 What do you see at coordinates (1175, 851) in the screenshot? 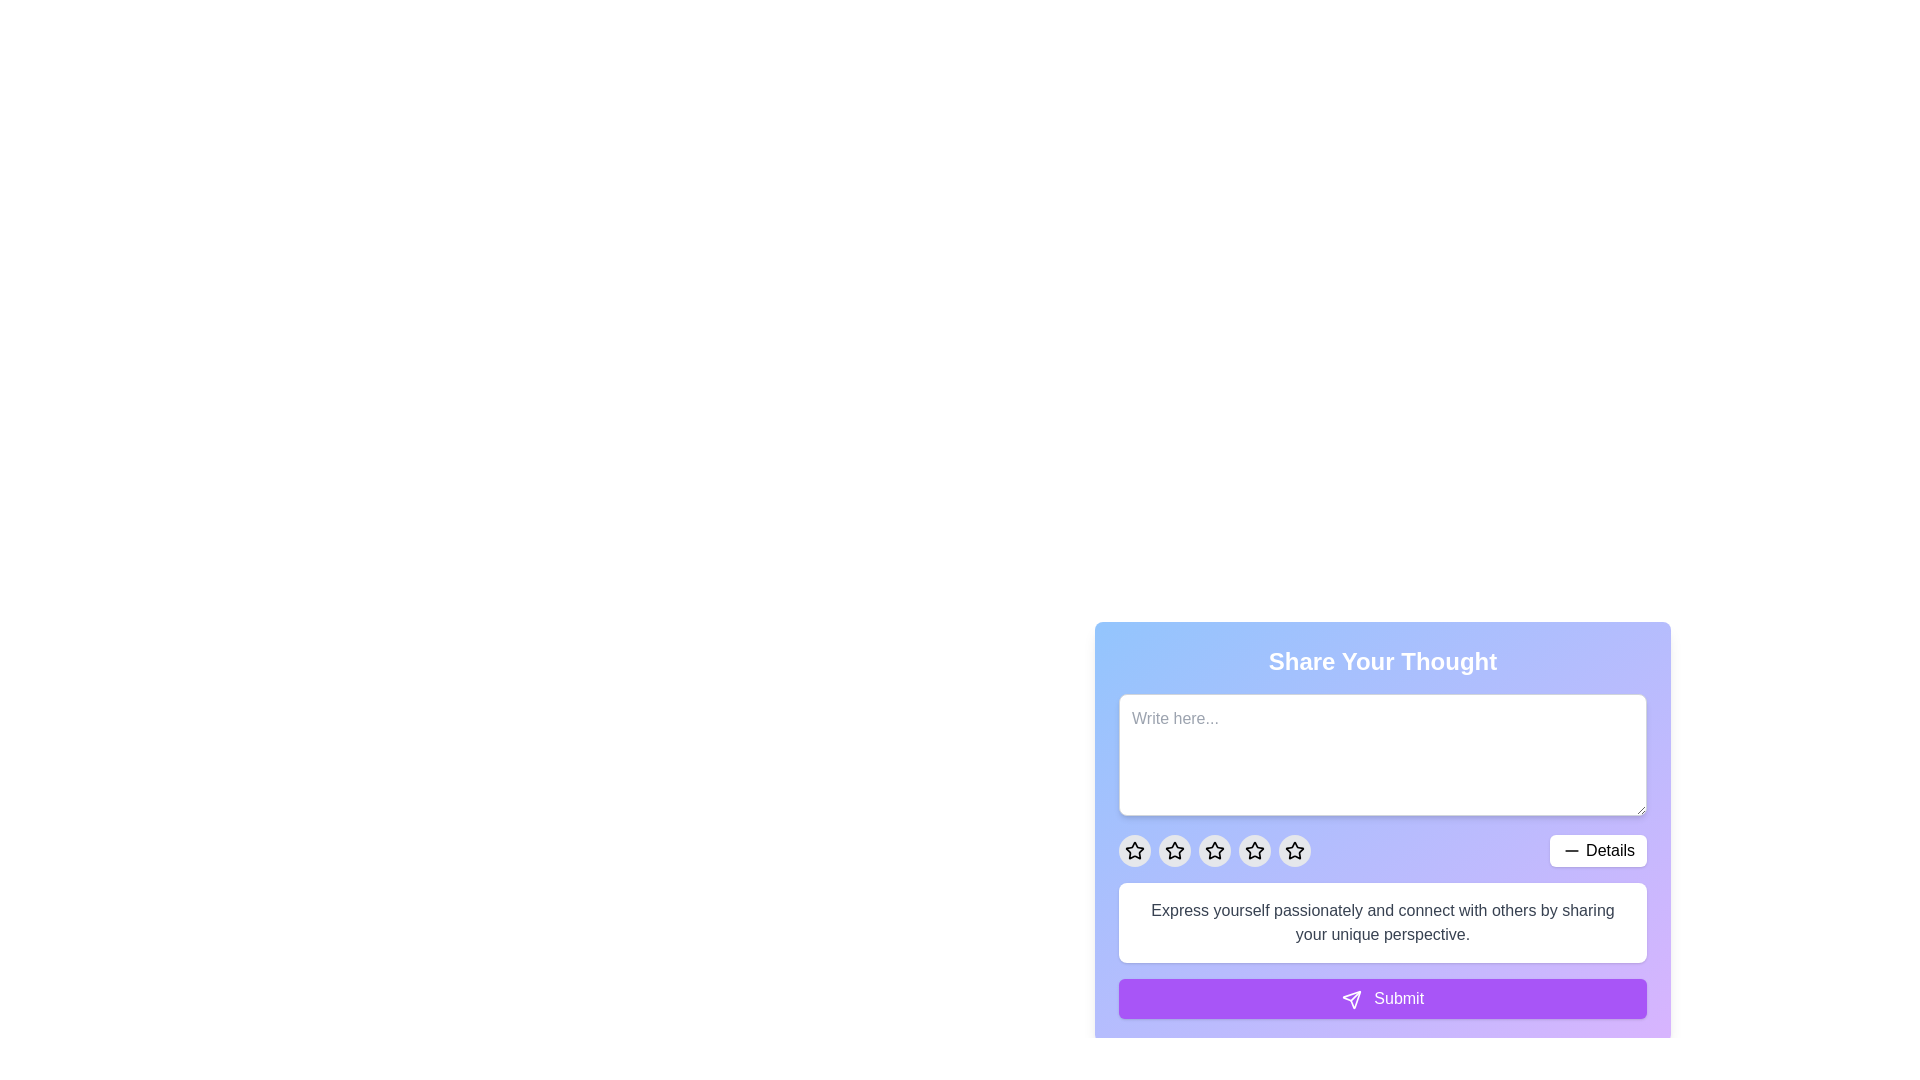
I see `the first star icon in the series of five rating stars, positioned below the 'Share Your Thought' input box and above the text field` at bounding box center [1175, 851].